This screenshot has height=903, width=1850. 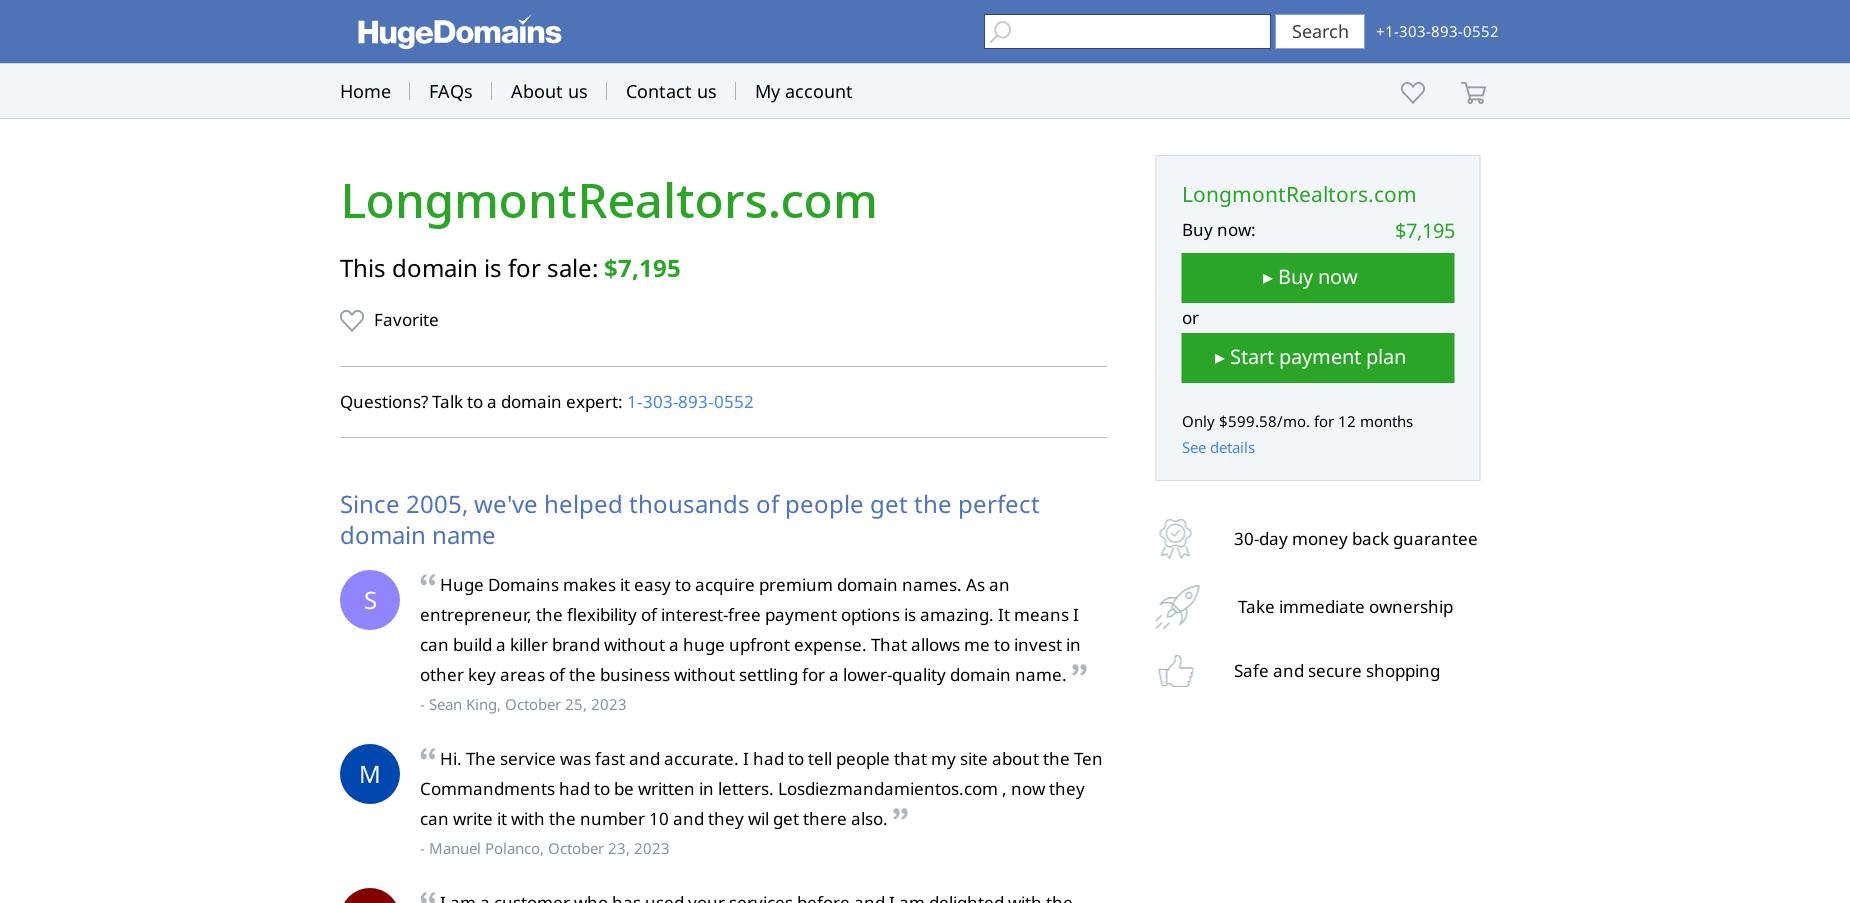 I want to click on 'M', so click(x=369, y=773).